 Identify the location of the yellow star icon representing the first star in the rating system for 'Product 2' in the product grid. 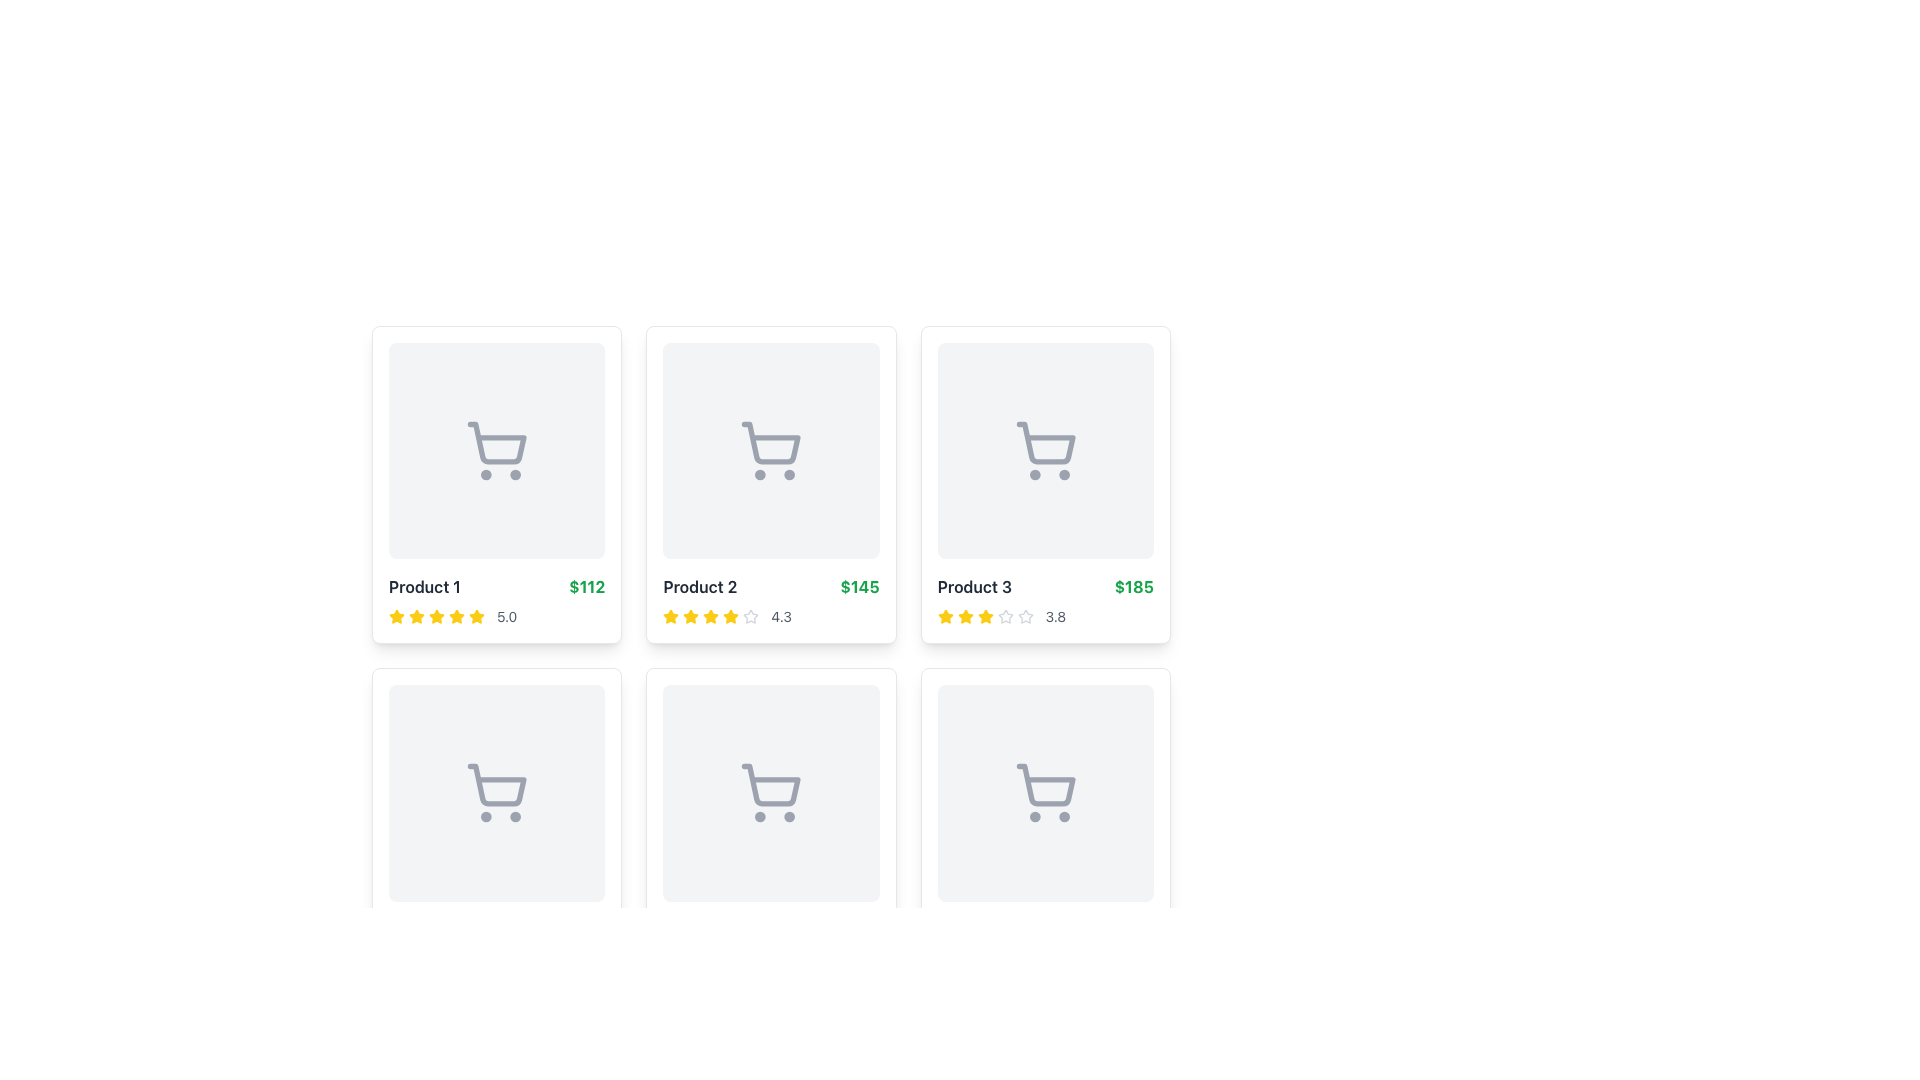
(711, 616).